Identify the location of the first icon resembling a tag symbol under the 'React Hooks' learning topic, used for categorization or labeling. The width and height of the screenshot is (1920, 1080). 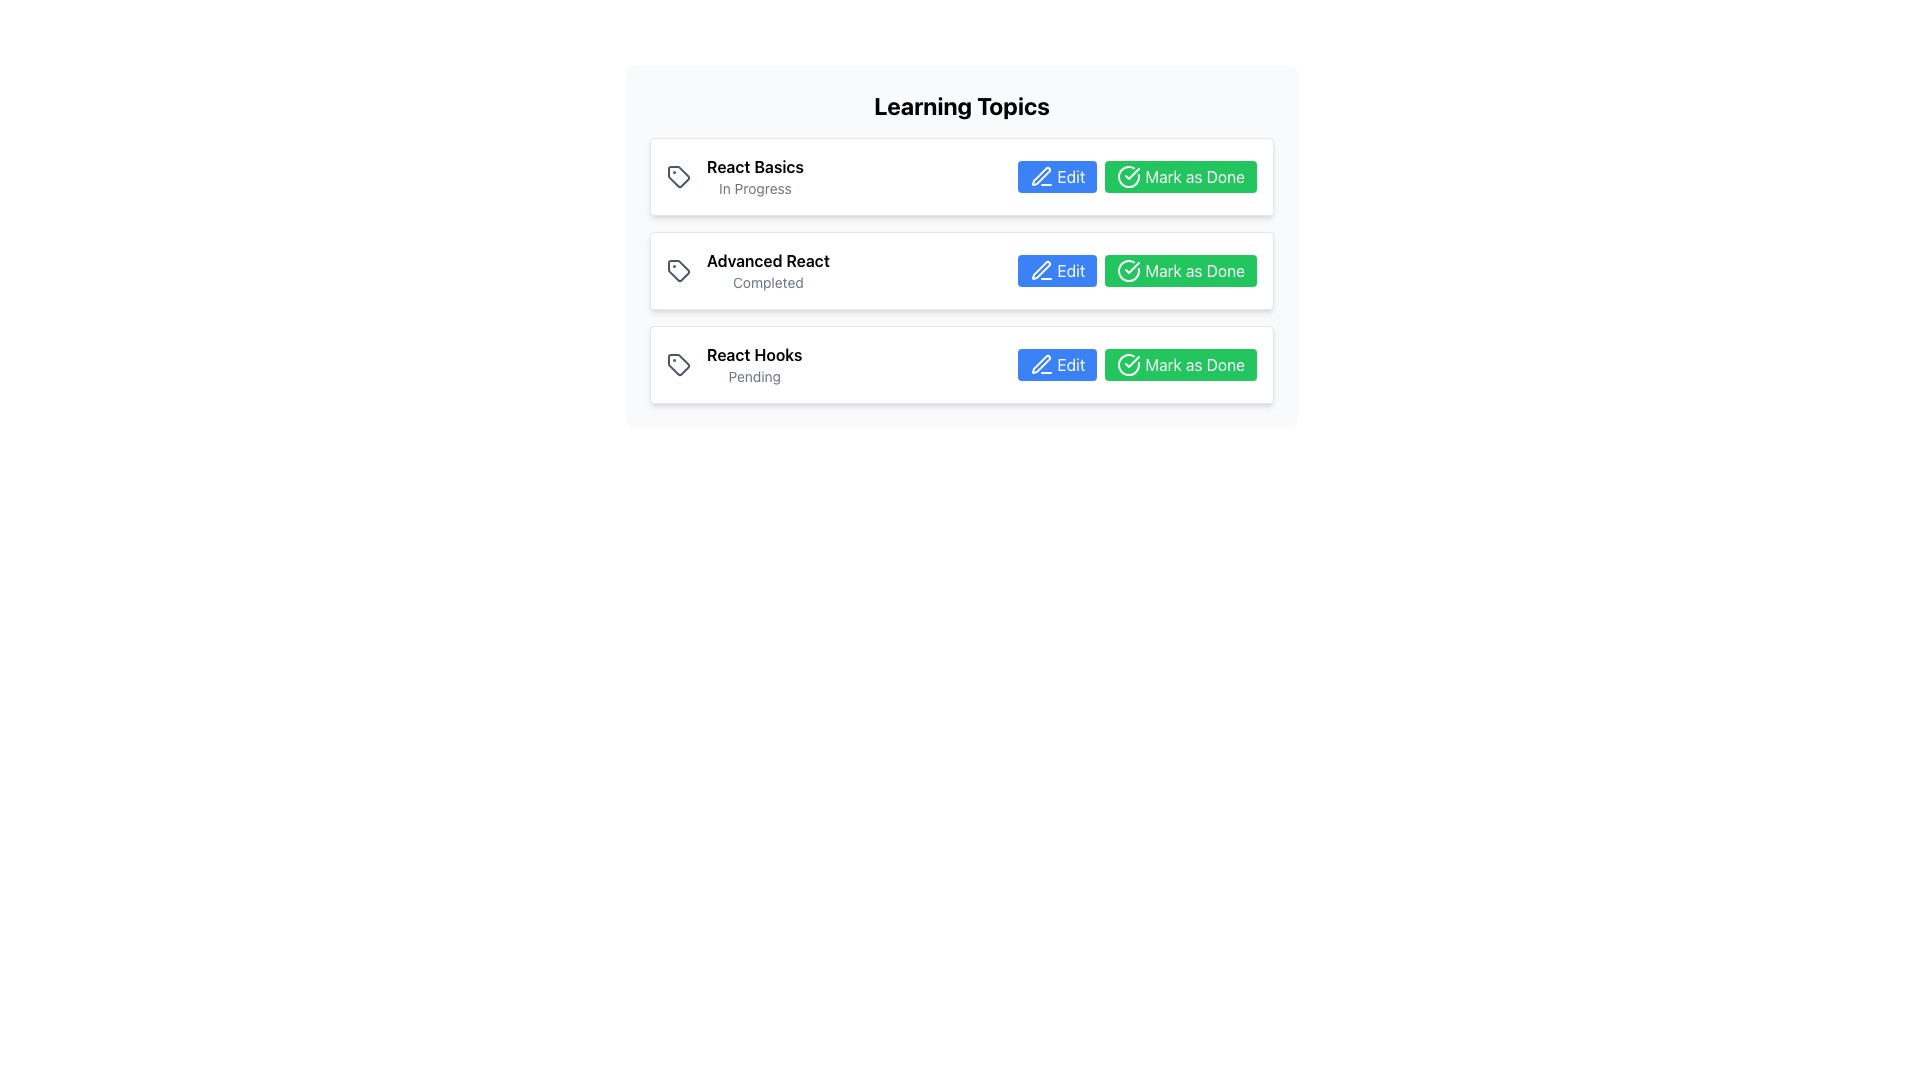
(678, 365).